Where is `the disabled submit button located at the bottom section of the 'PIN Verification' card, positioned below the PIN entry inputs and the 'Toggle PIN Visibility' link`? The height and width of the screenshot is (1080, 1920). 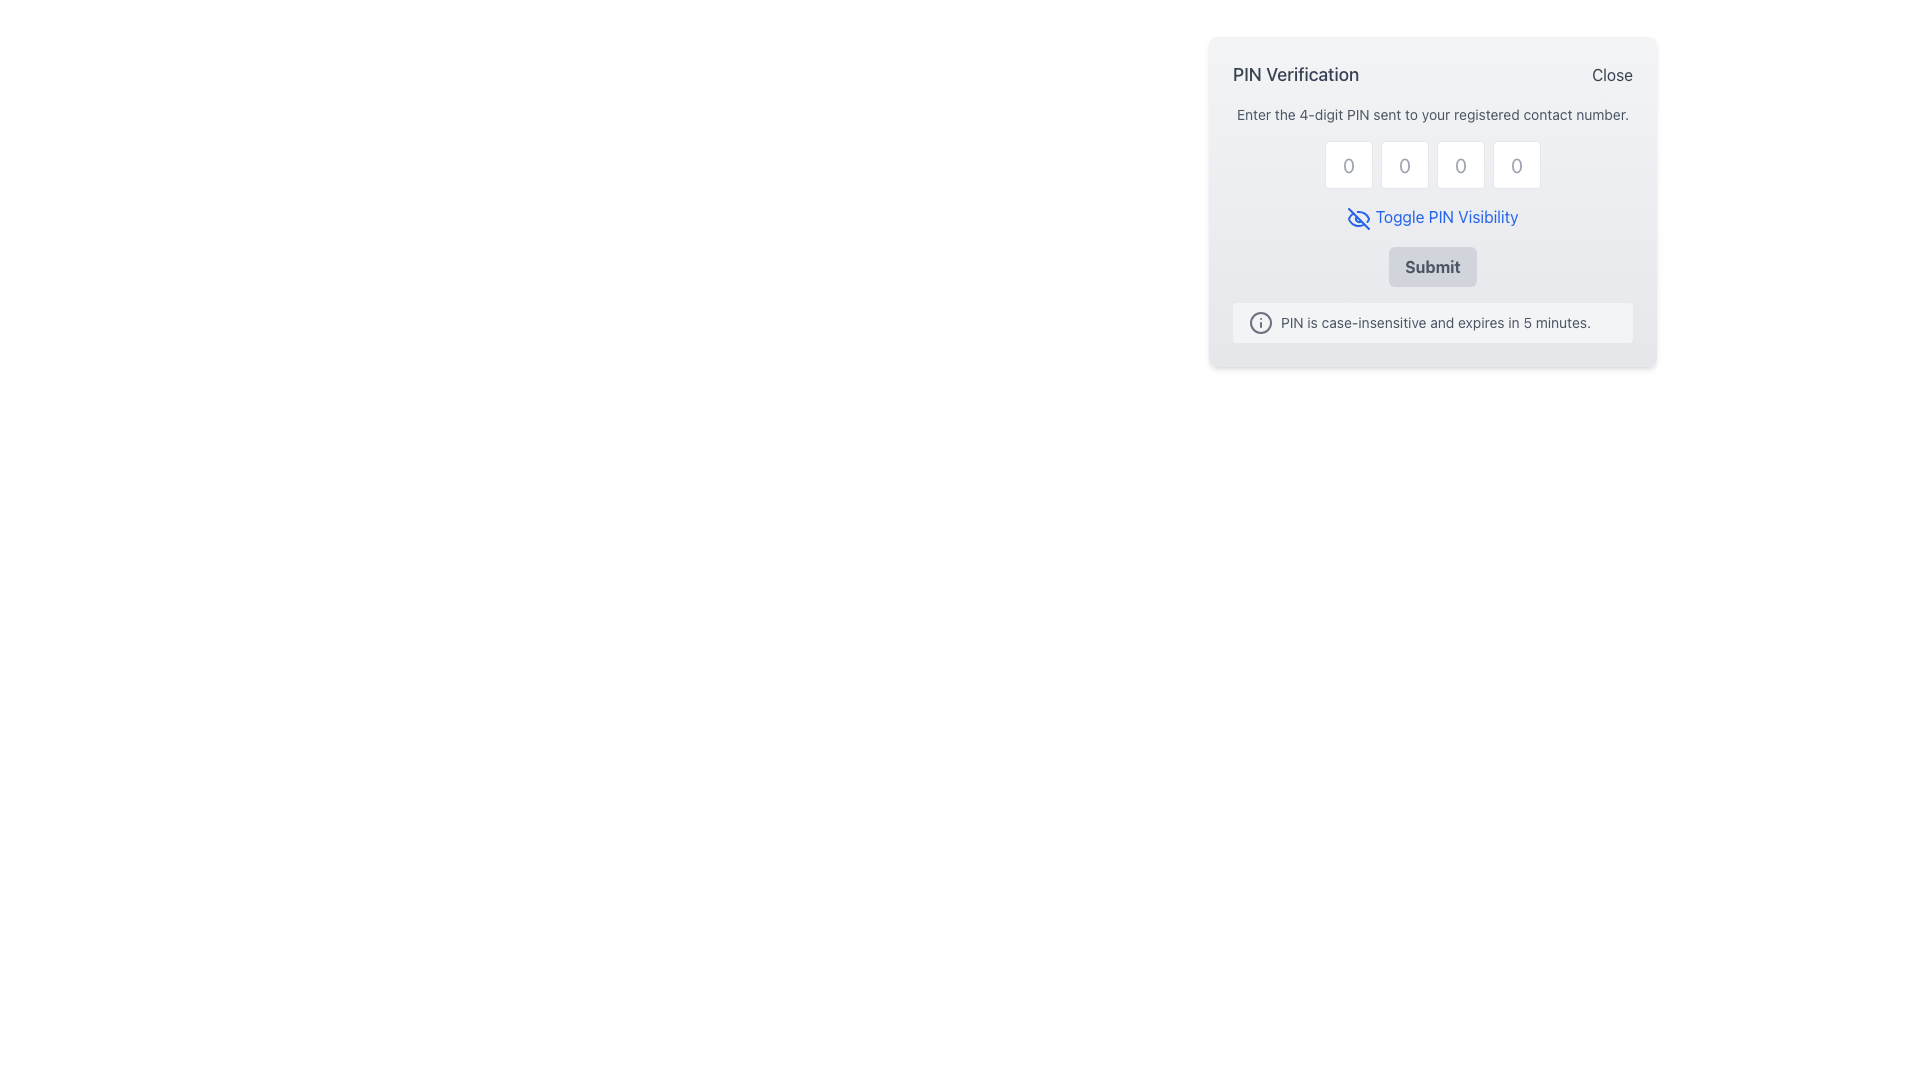
the disabled submit button located at the bottom section of the 'PIN Verification' card, positioned below the PIN entry inputs and the 'Toggle PIN Visibility' link is located at coordinates (1432, 265).